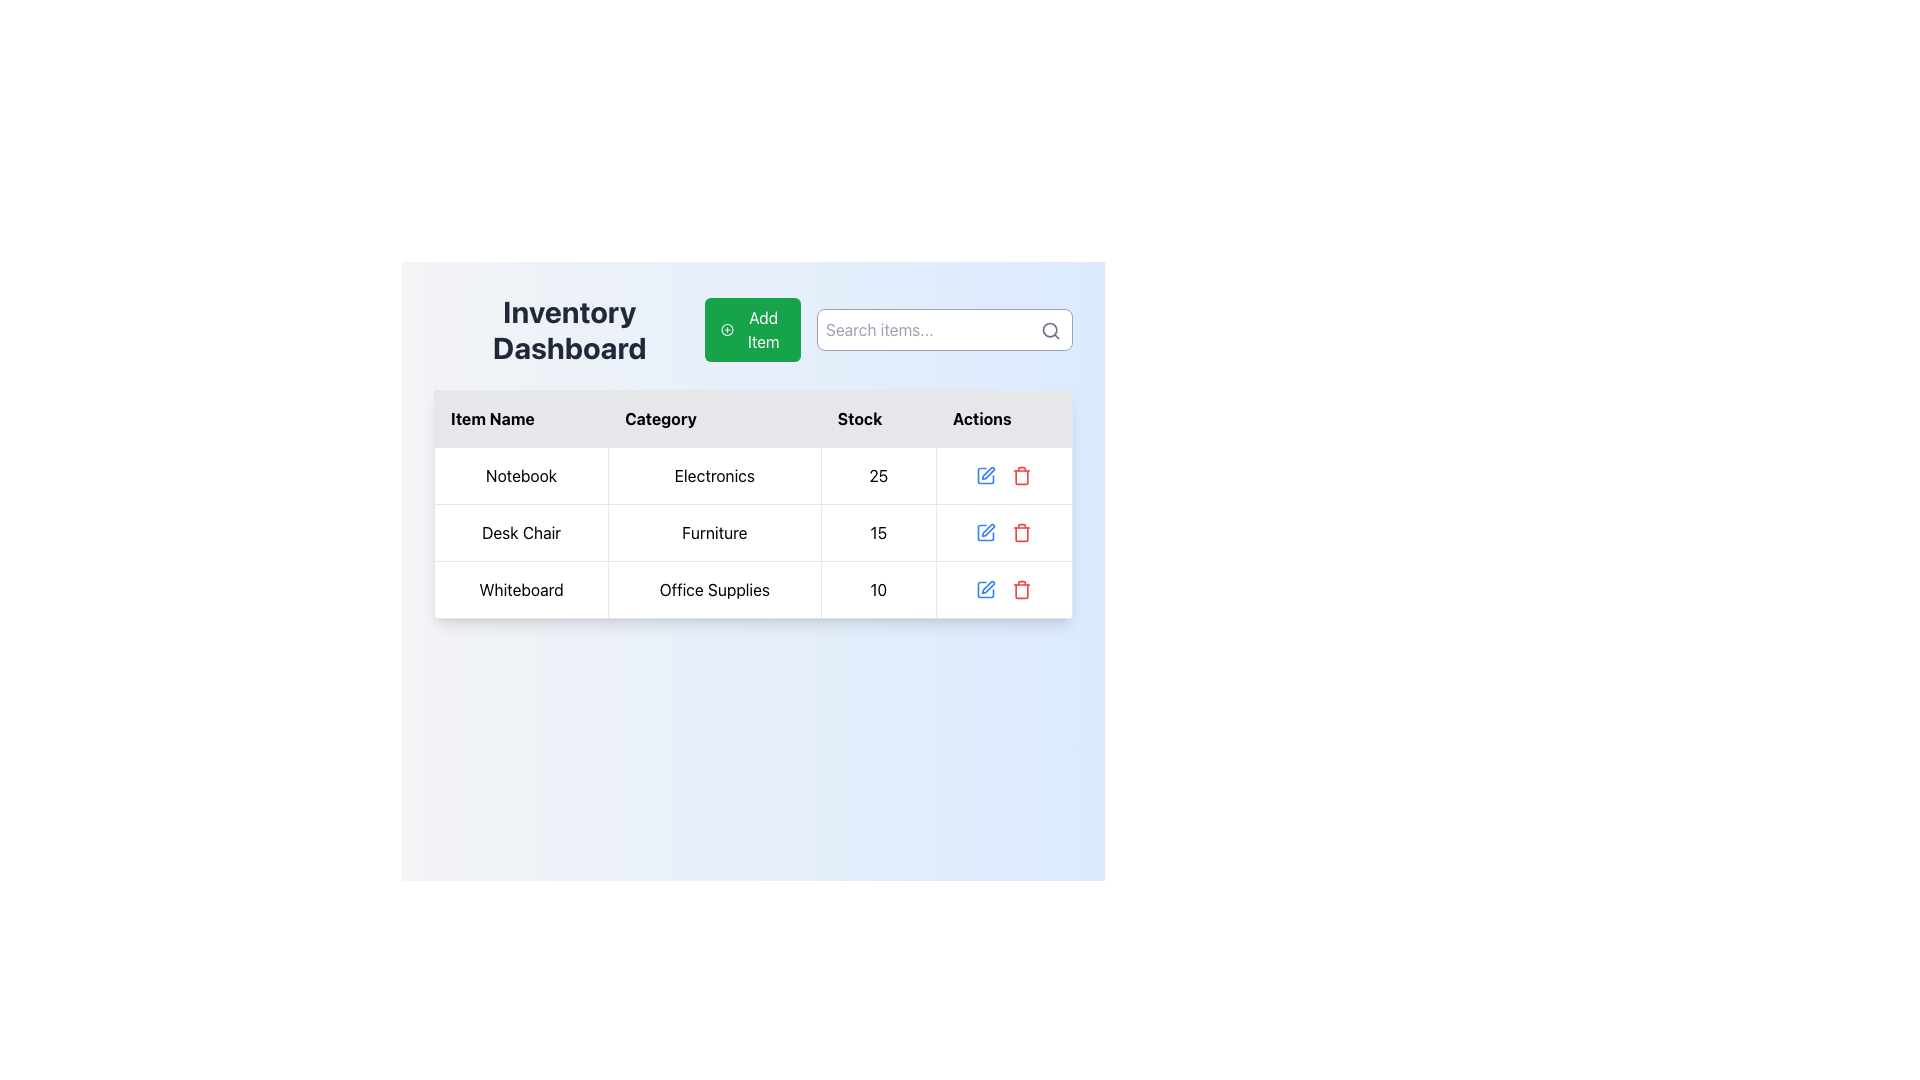  I want to click on the first editing icon (SVG) in the Actions column of the third row of the table, so click(986, 475).